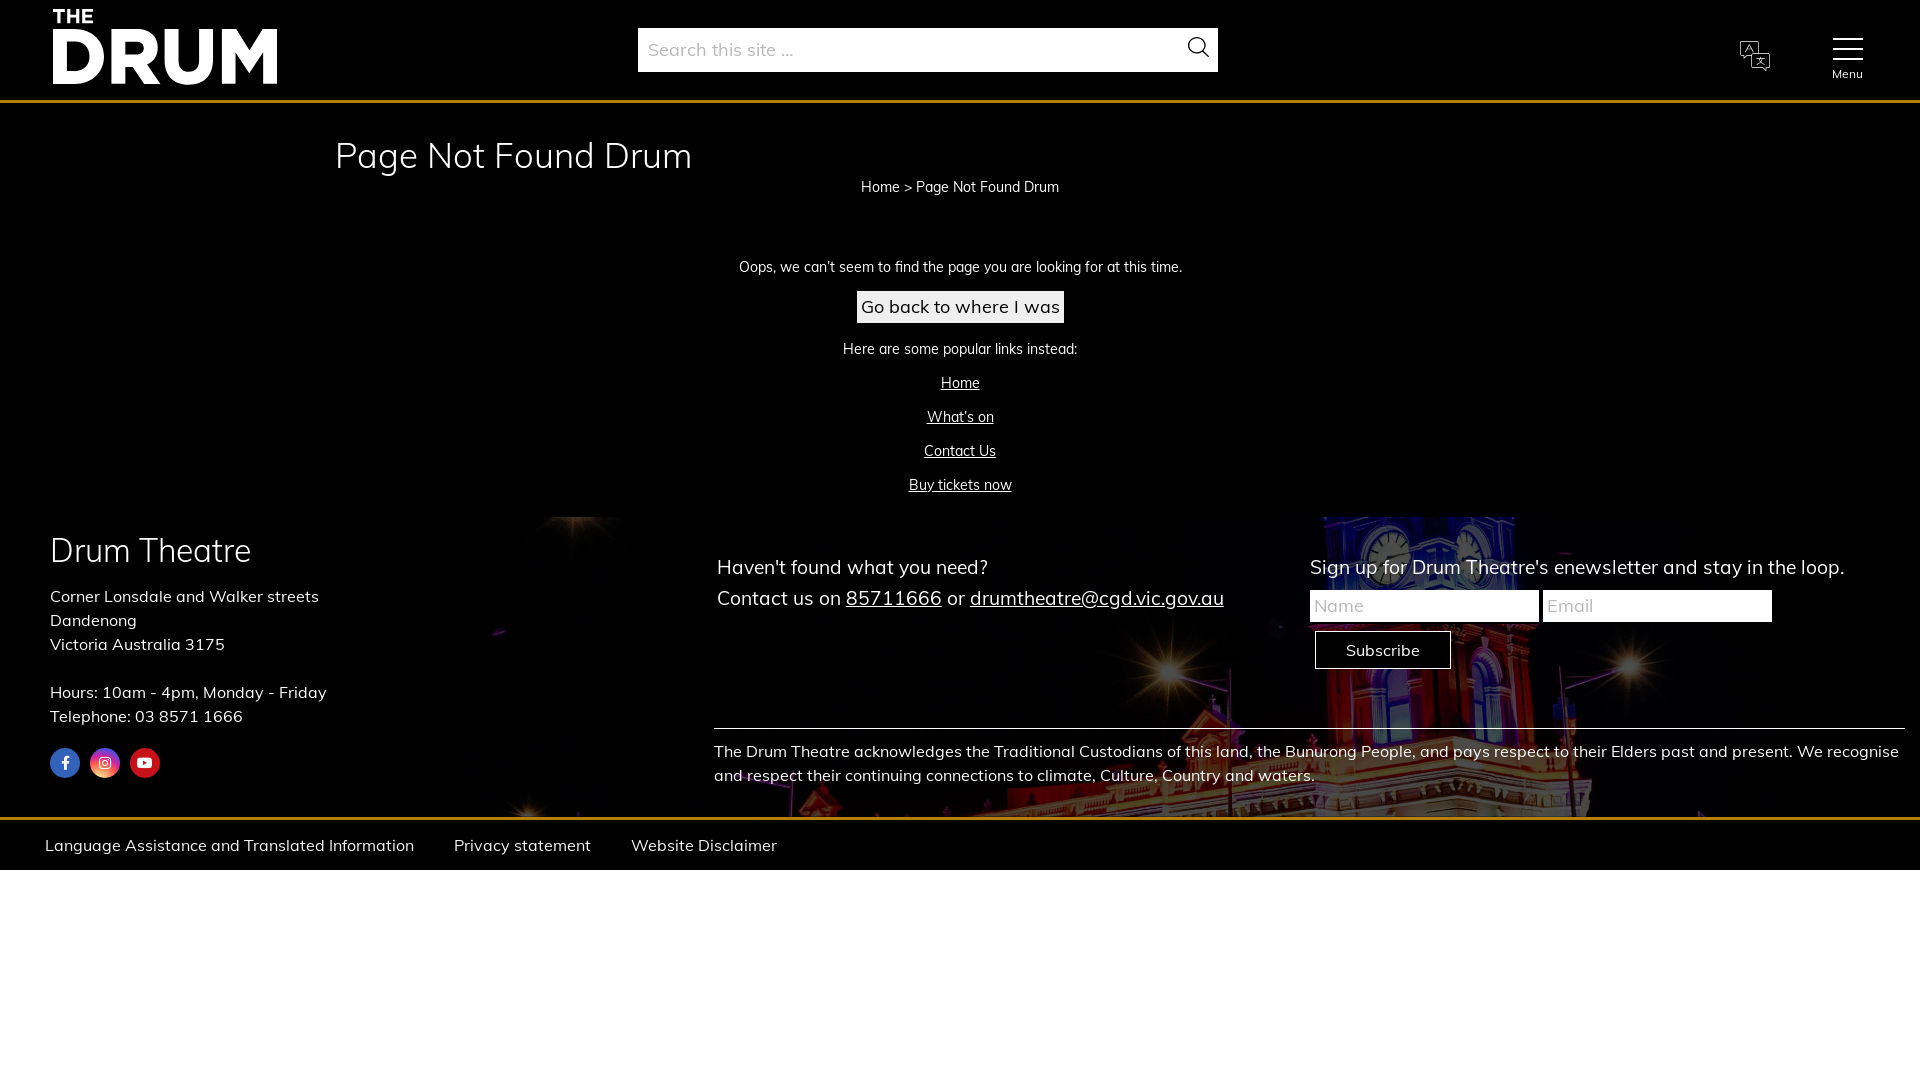 The height and width of the screenshot is (1080, 1920). What do you see at coordinates (1315, 650) in the screenshot?
I see `'Subscribe'` at bounding box center [1315, 650].